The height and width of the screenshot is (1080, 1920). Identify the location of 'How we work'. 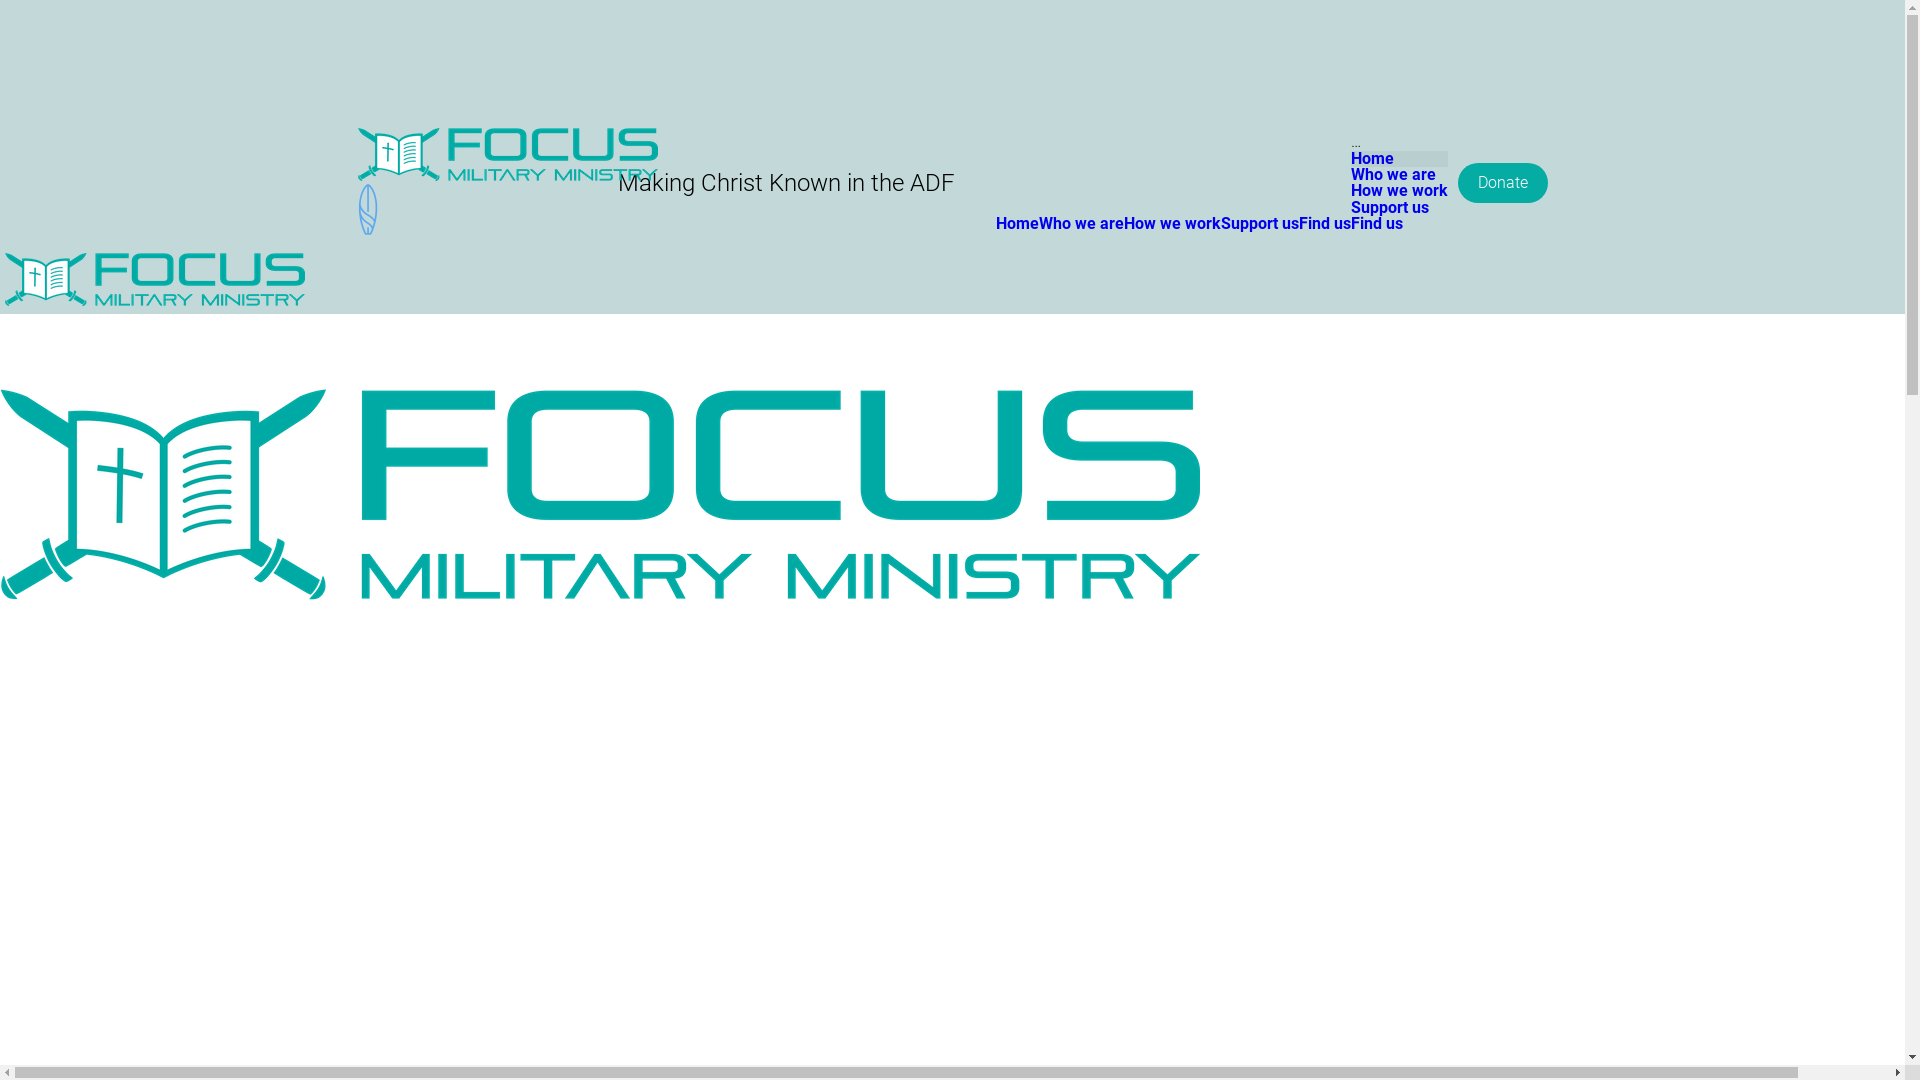
(1172, 223).